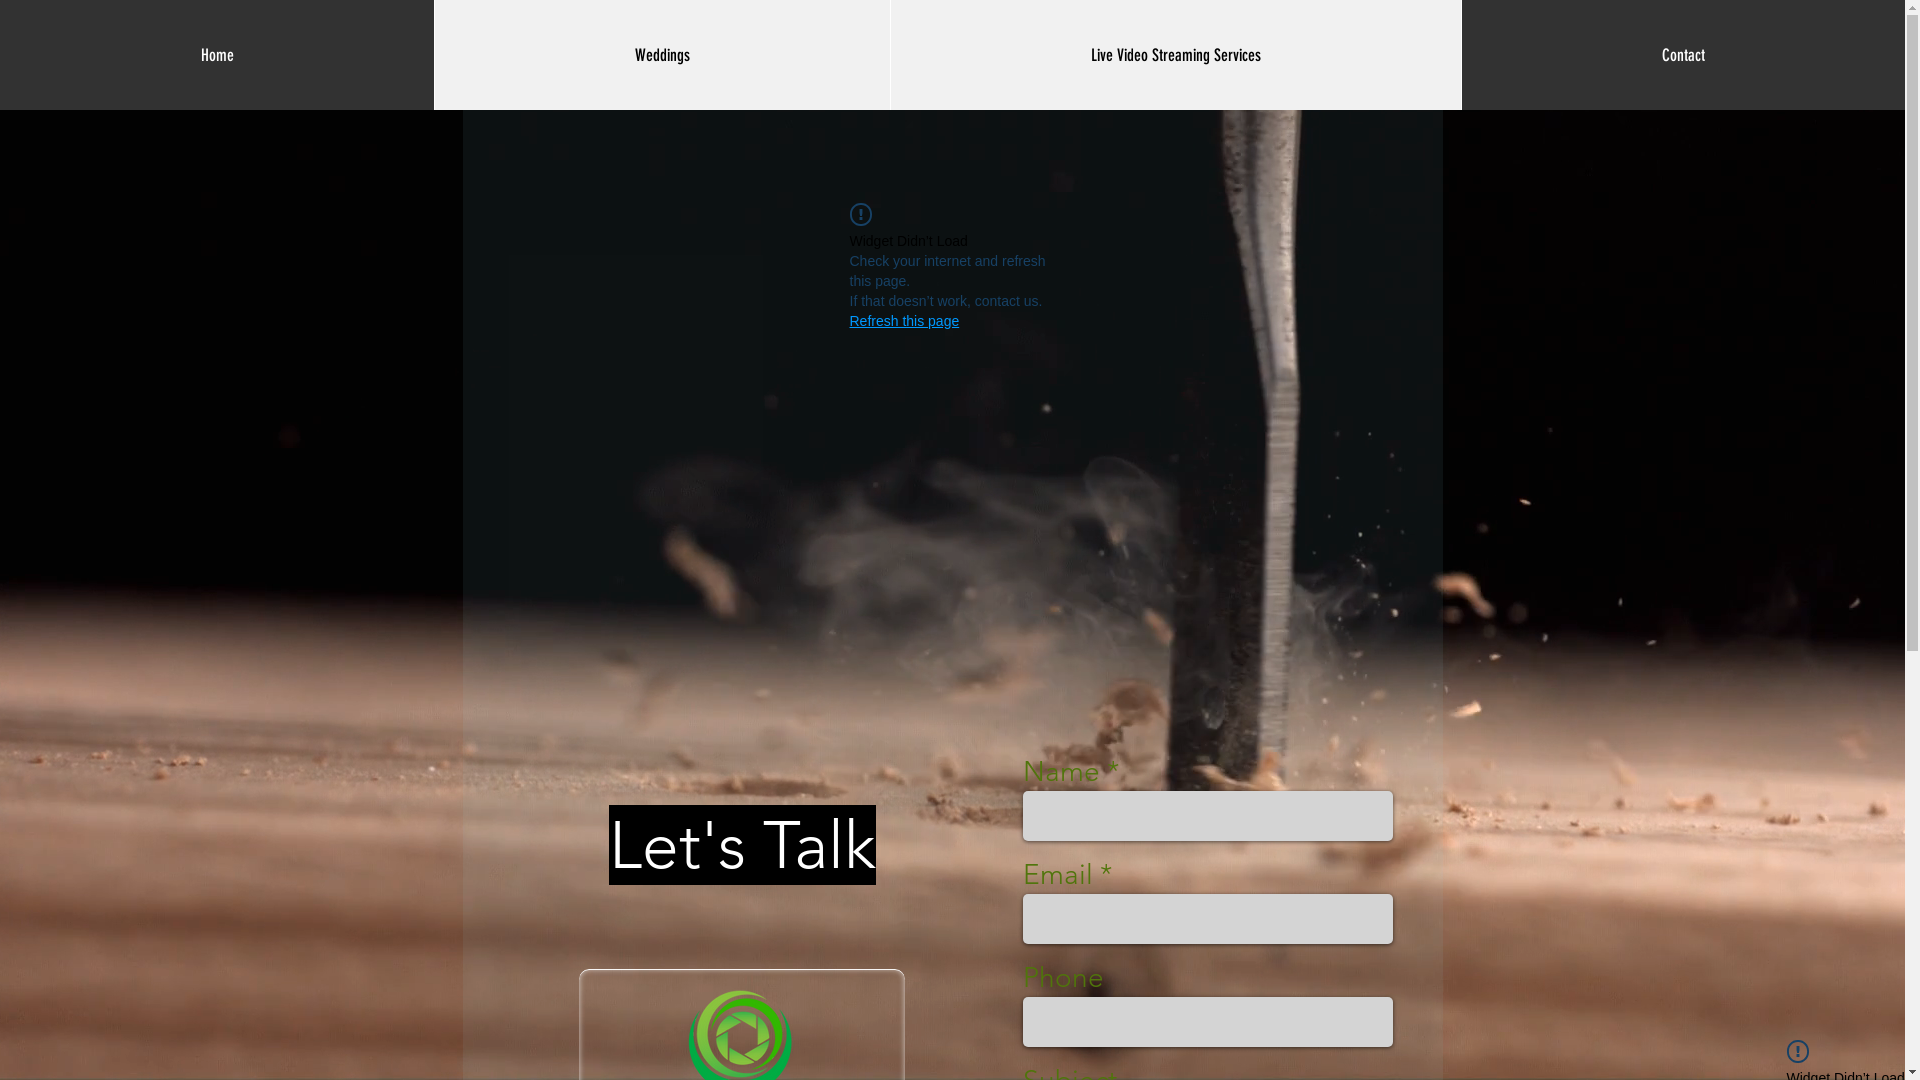  Describe the element at coordinates (904, 319) in the screenshot. I see `'Refresh this page'` at that location.